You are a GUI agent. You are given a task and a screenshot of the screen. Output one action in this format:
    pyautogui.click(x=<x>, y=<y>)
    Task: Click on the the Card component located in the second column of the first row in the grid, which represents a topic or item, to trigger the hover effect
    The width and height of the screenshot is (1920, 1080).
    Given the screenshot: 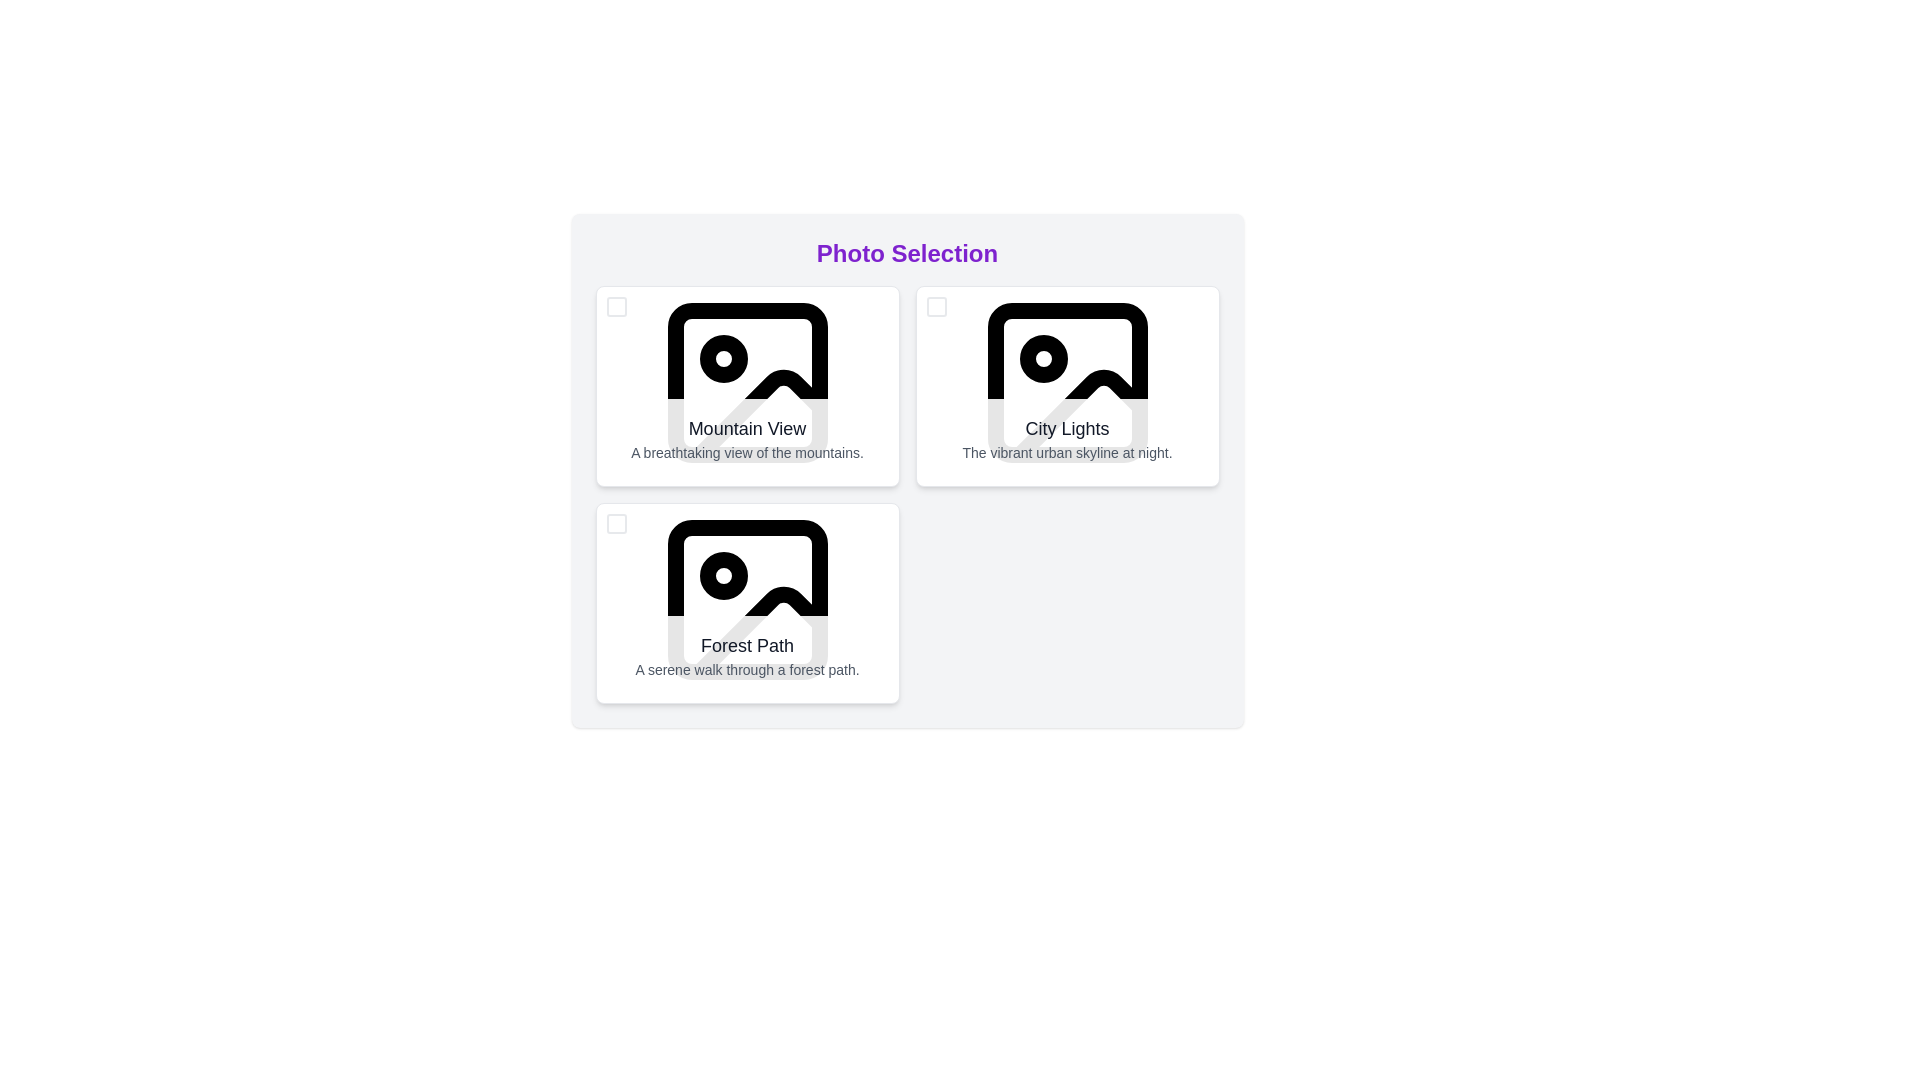 What is the action you would take?
    pyautogui.click(x=1066, y=386)
    